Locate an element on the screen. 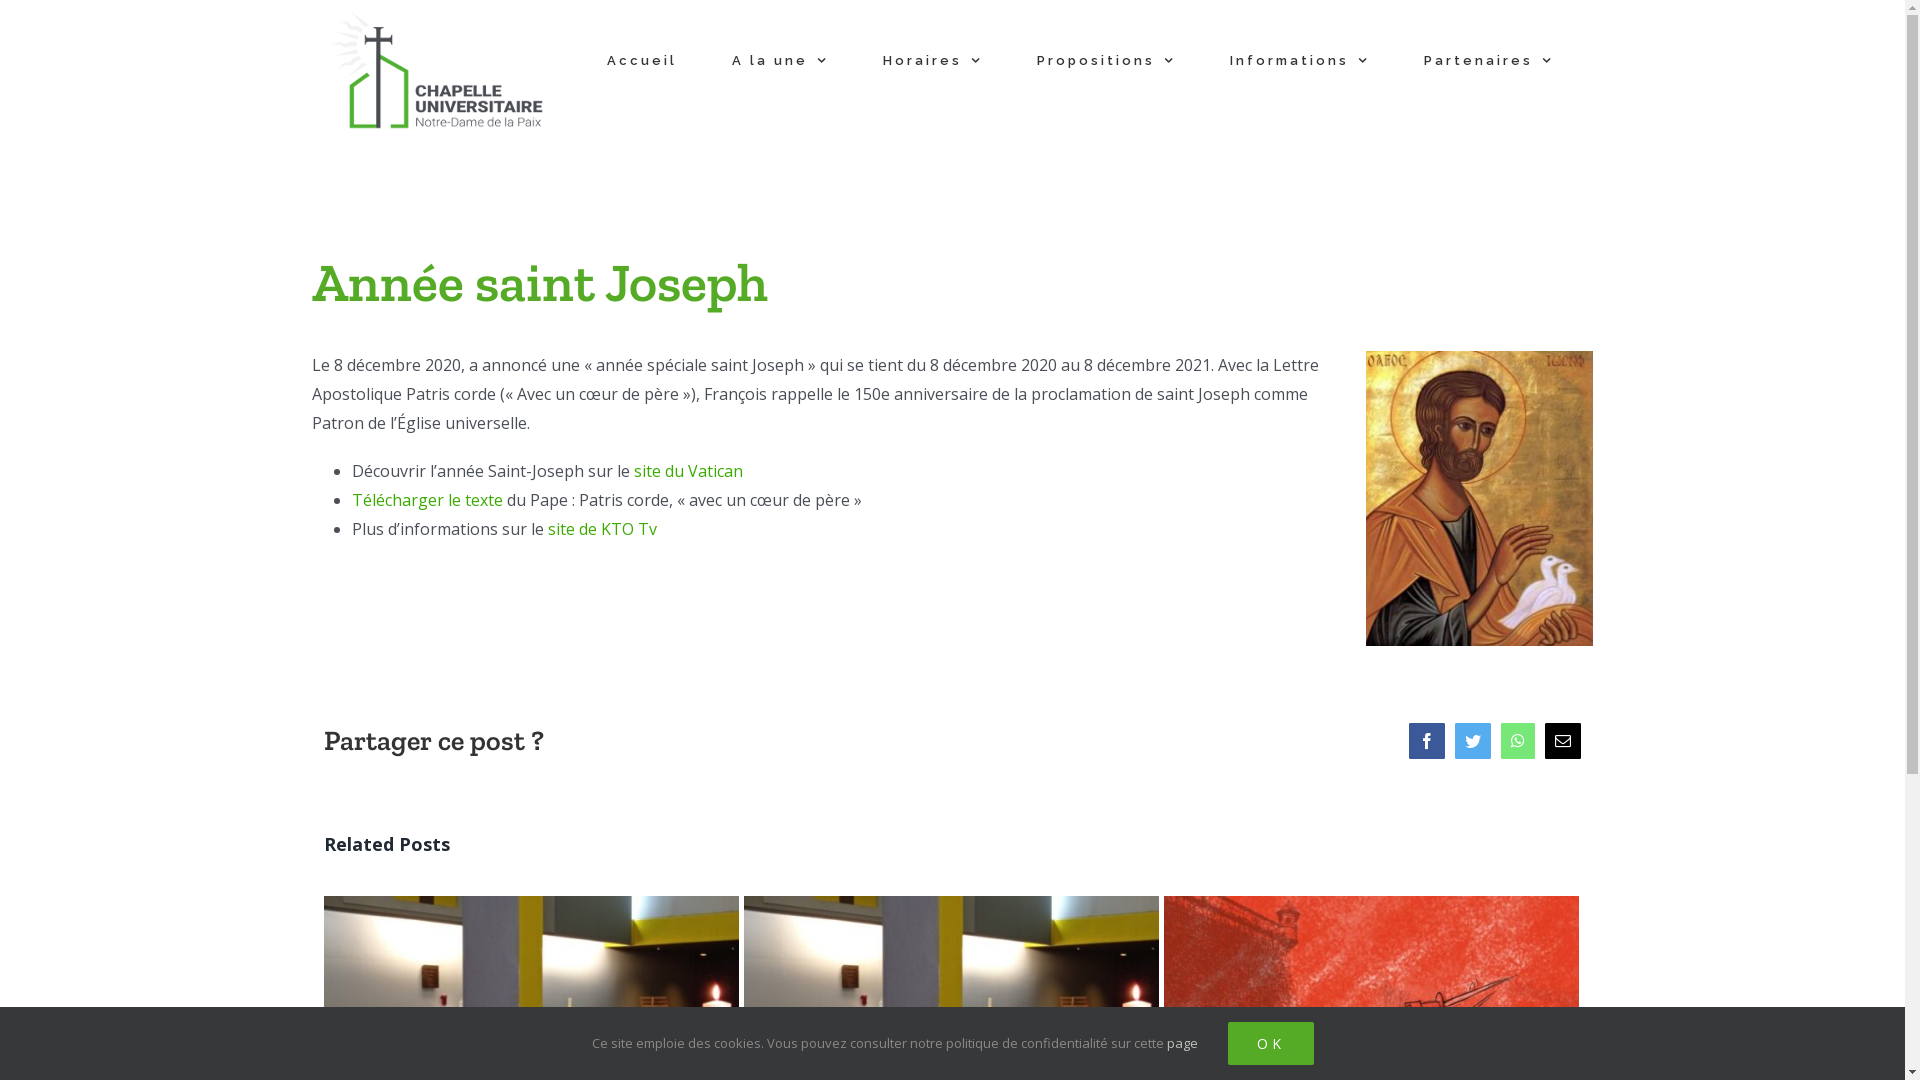 The image size is (1920, 1080). 'site de KTO Tv' is located at coordinates (601, 527).